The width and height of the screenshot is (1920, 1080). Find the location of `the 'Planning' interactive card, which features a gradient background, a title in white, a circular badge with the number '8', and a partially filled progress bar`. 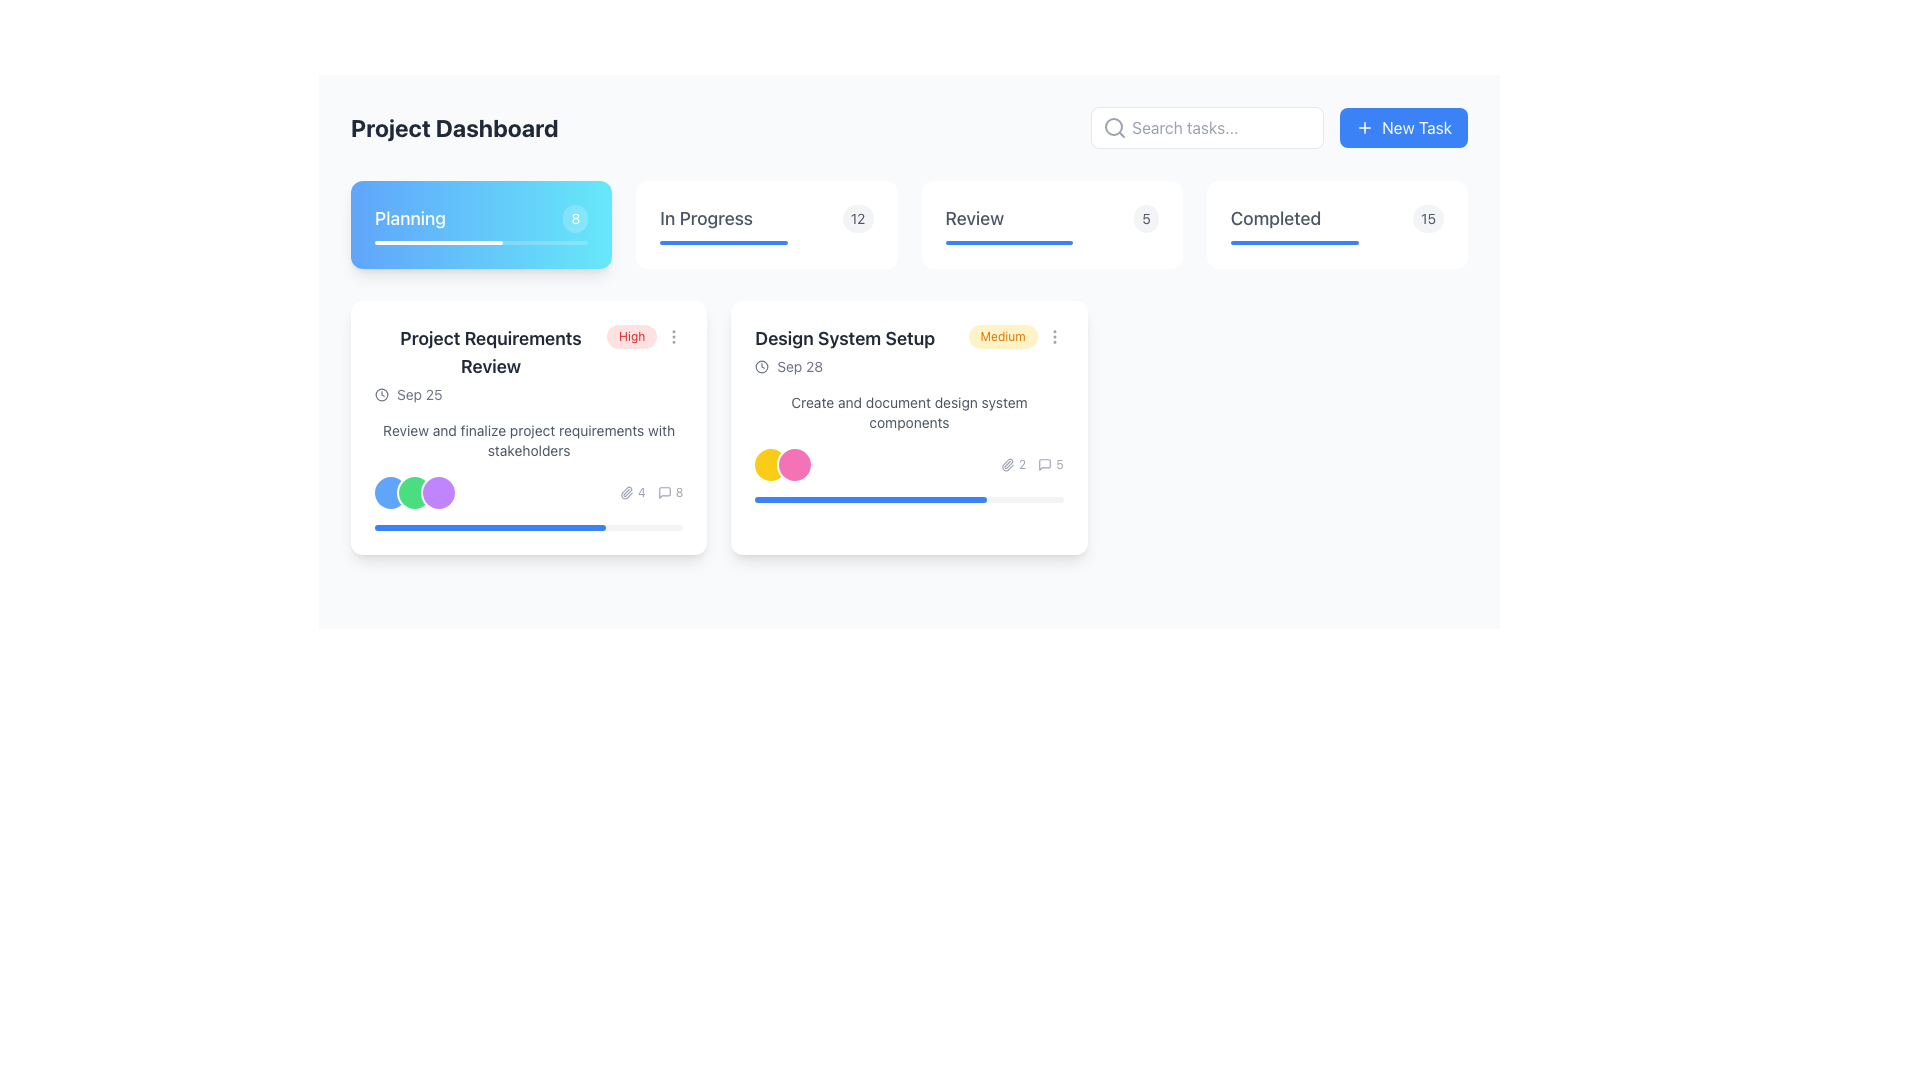

the 'Planning' interactive card, which features a gradient background, a title in white, a circular badge with the number '8', and a partially filled progress bar is located at coordinates (481, 224).